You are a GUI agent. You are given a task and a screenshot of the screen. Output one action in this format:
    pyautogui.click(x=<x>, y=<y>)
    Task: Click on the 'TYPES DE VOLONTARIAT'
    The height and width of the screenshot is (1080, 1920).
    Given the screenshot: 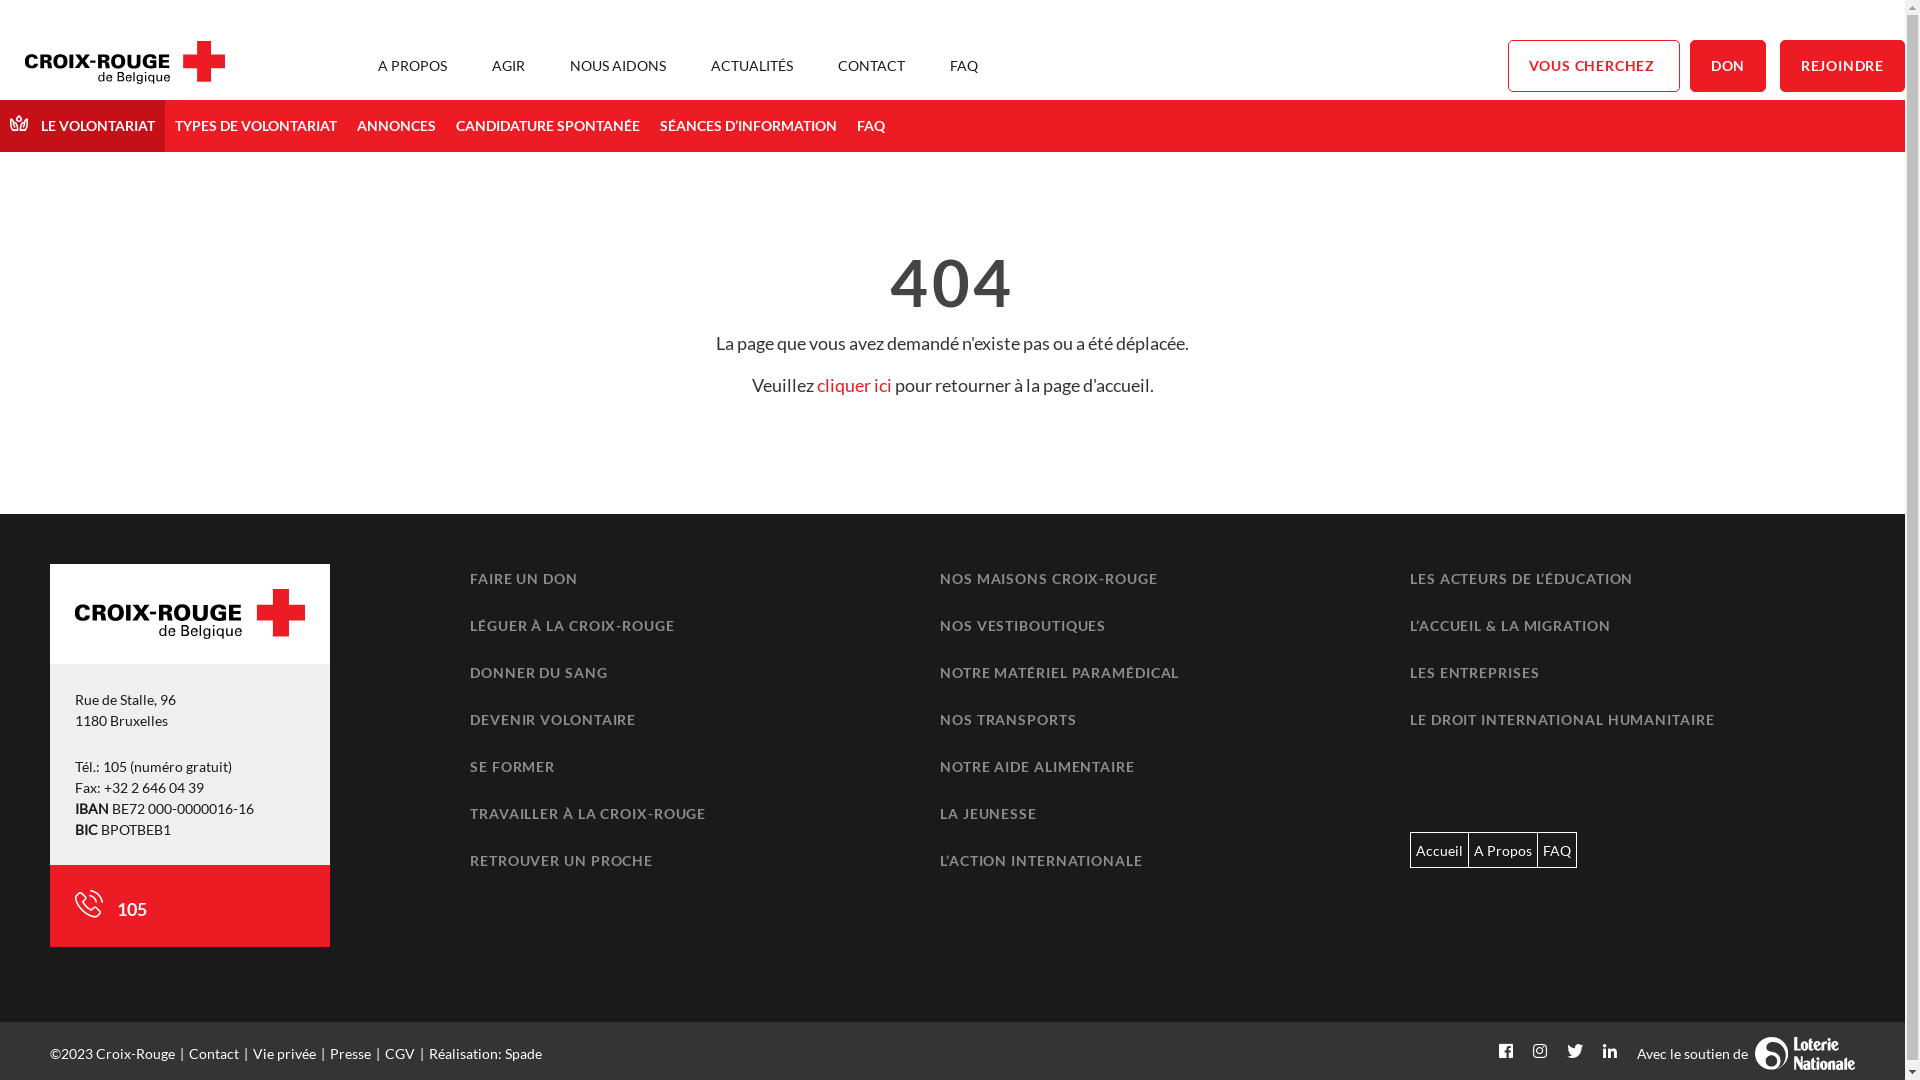 What is the action you would take?
    pyautogui.click(x=254, y=126)
    